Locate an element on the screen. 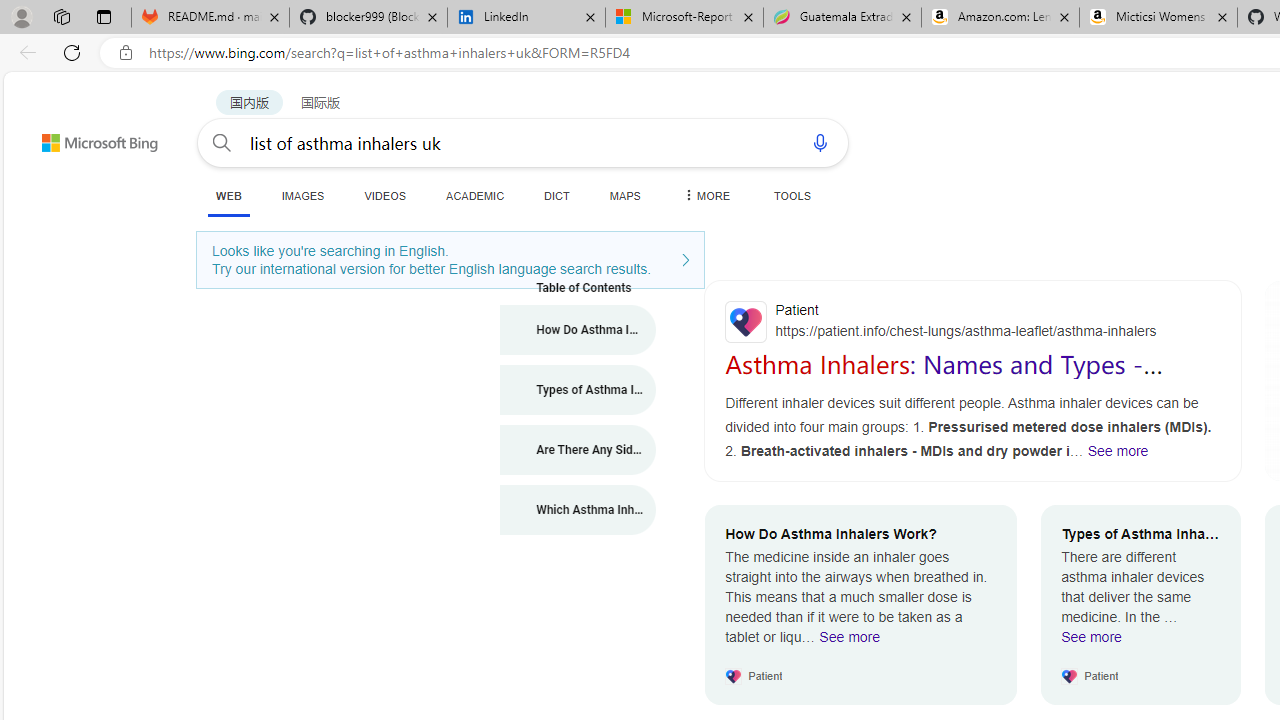 The width and height of the screenshot is (1280, 720). 'Global web icon' is located at coordinates (745, 320).